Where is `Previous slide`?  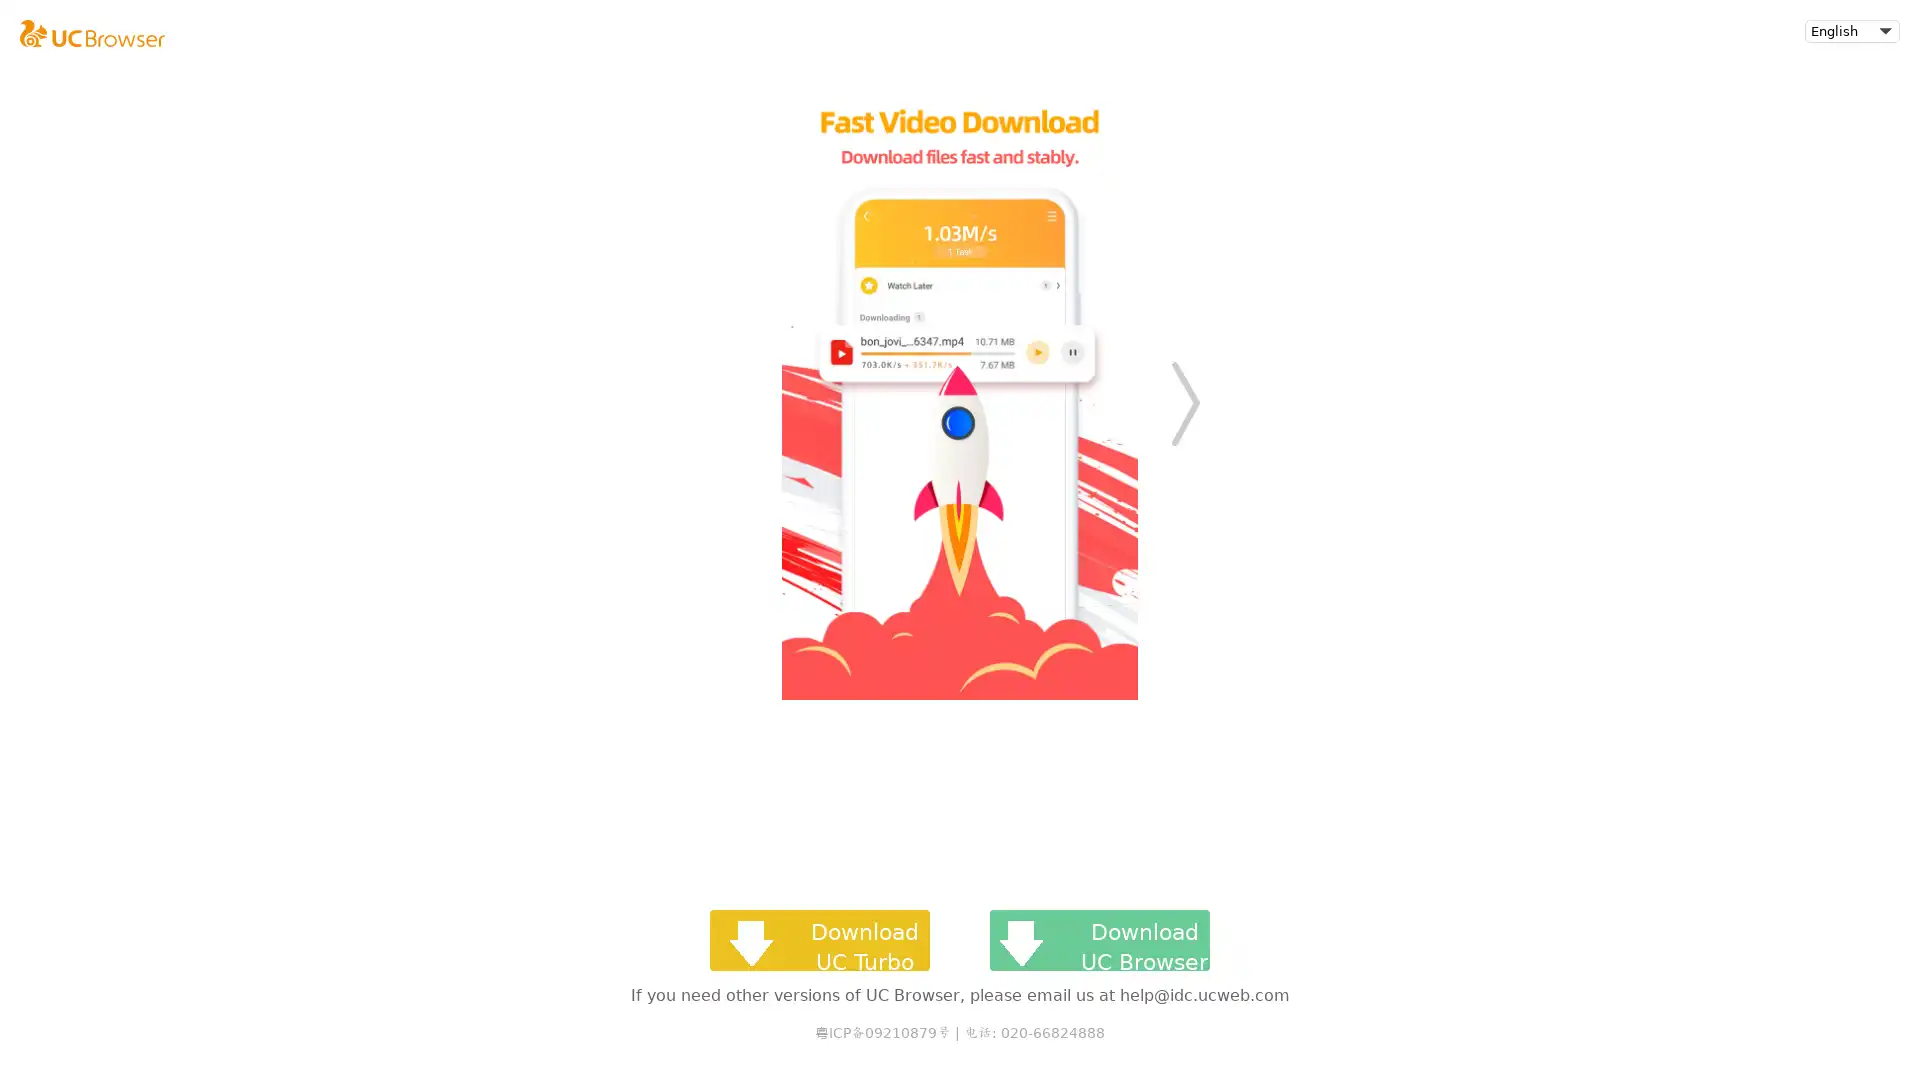
Previous slide is located at coordinates (733, 404).